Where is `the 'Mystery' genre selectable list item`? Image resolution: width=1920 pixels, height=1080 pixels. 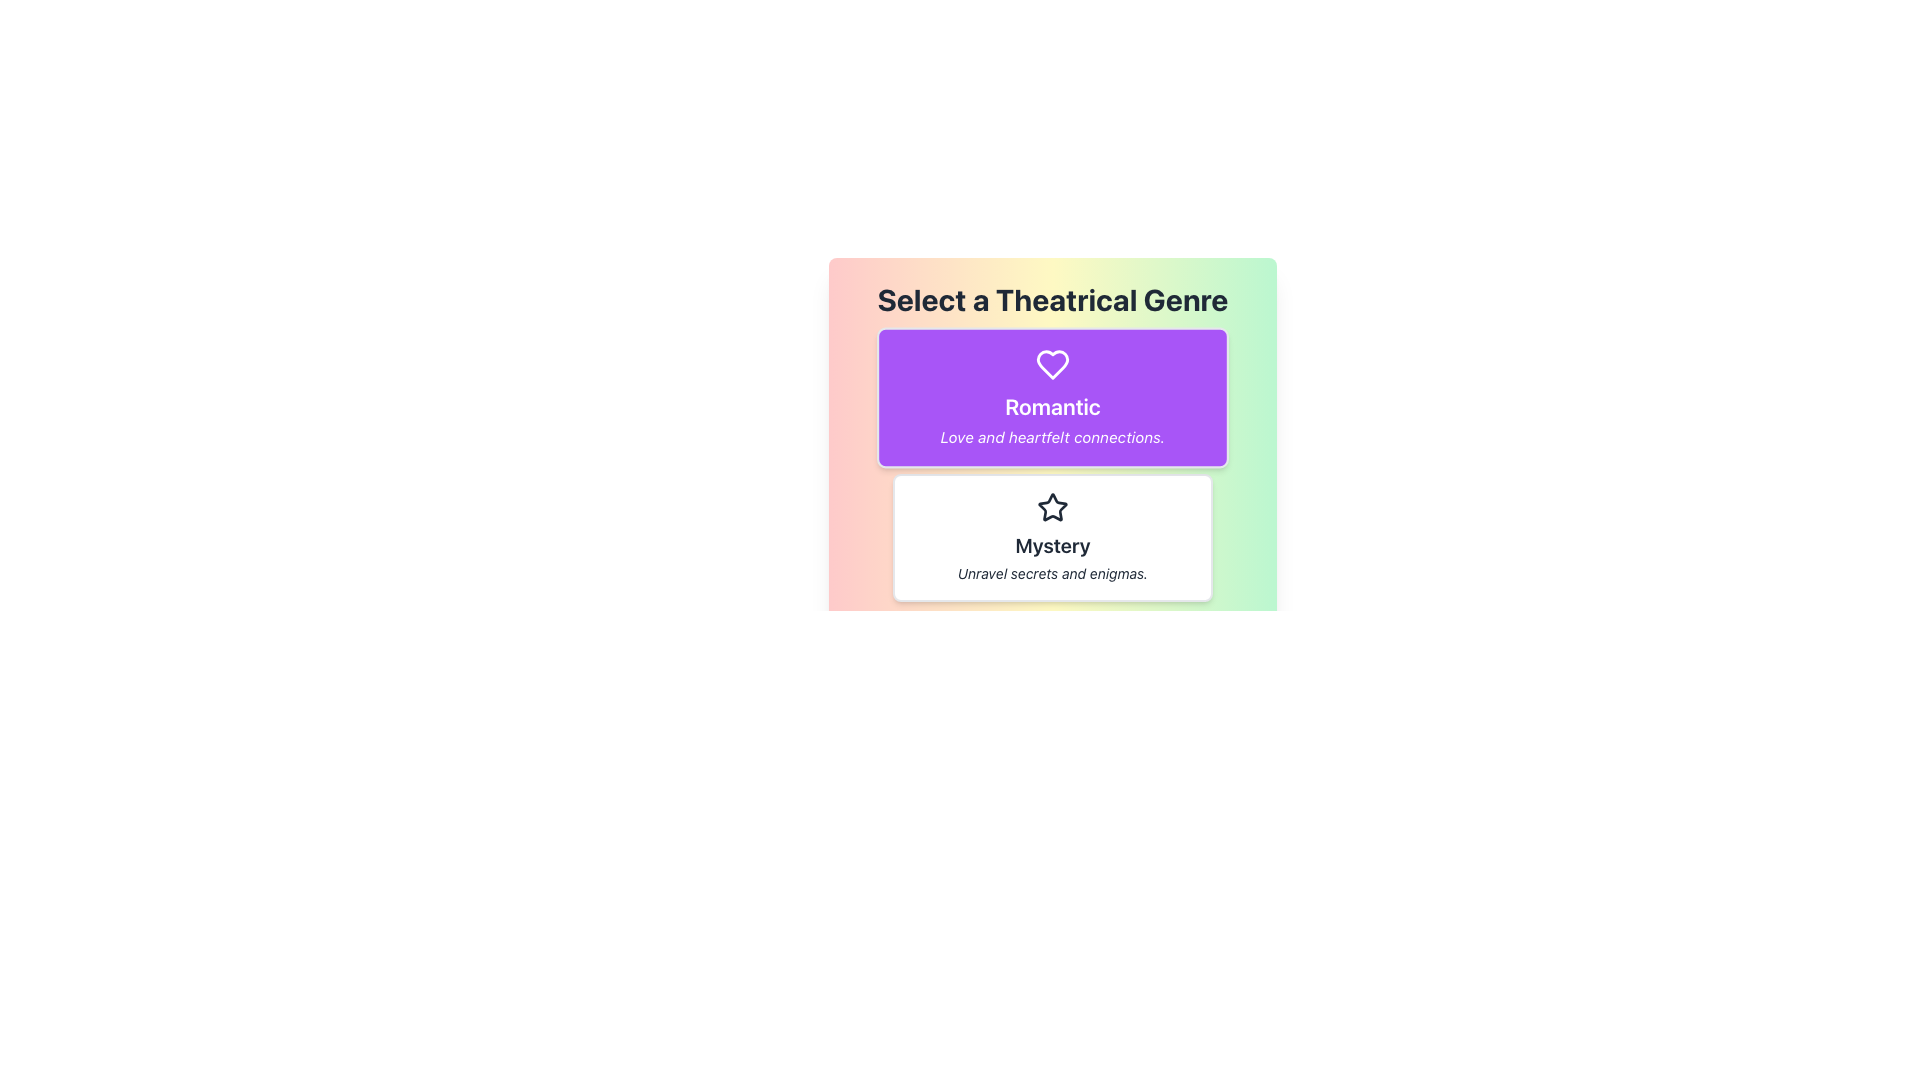
the 'Mystery' genre selectable list item is located at coordinates (1051, 536).